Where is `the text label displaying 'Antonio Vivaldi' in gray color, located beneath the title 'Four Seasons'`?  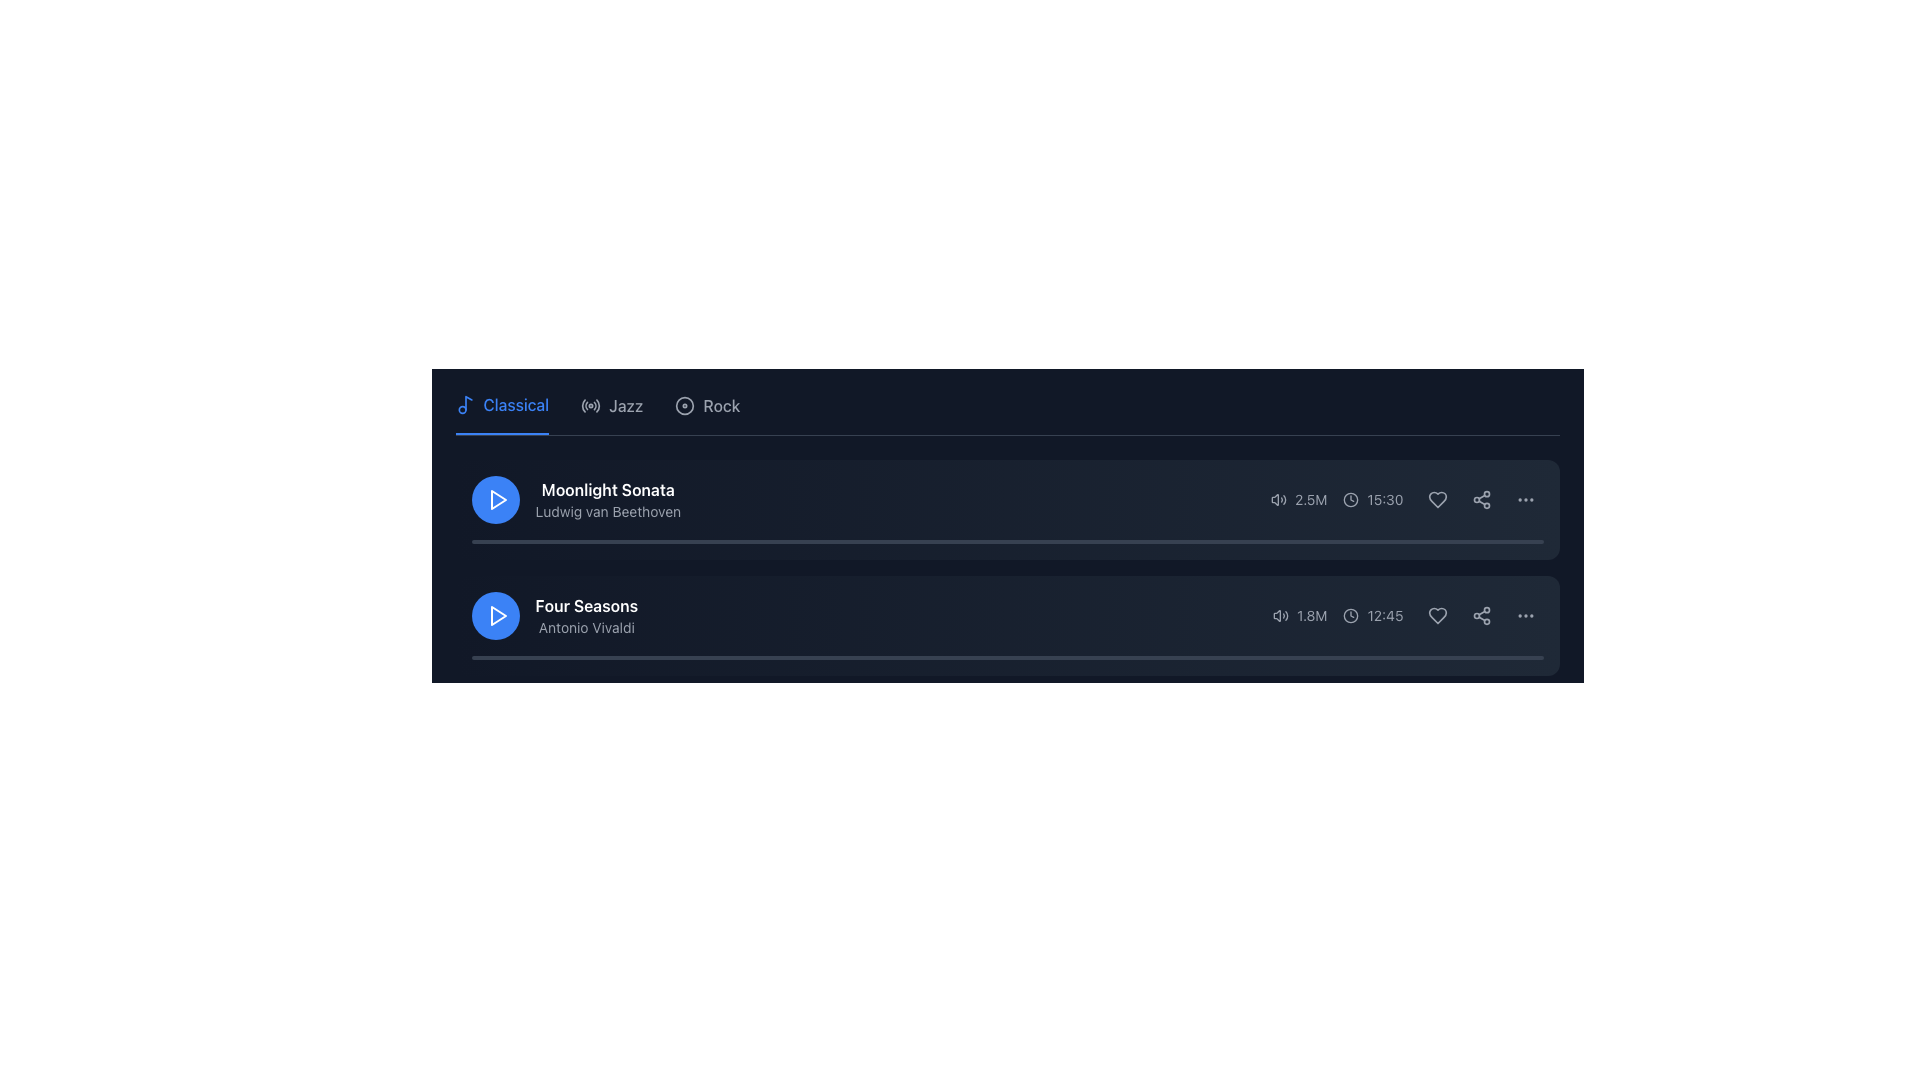 the text label displaying 'Antonio Vivaldi' in gray color, located beneath the title 'Four Seasons' is located at coordinates (585, 627).